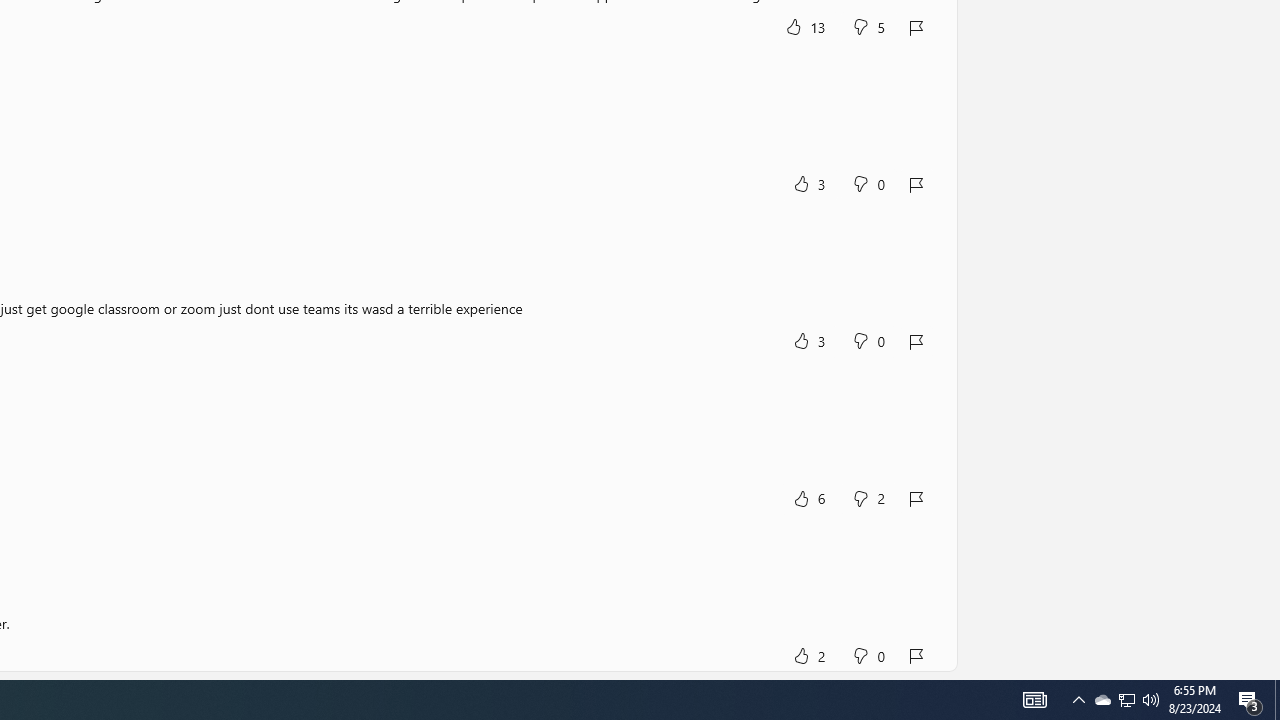 Image resolution: width=1280 pixels, height=720 pixels. Describe the element at coordinates (916, 655) in the screenshot. I see `'Report review'` at that location.